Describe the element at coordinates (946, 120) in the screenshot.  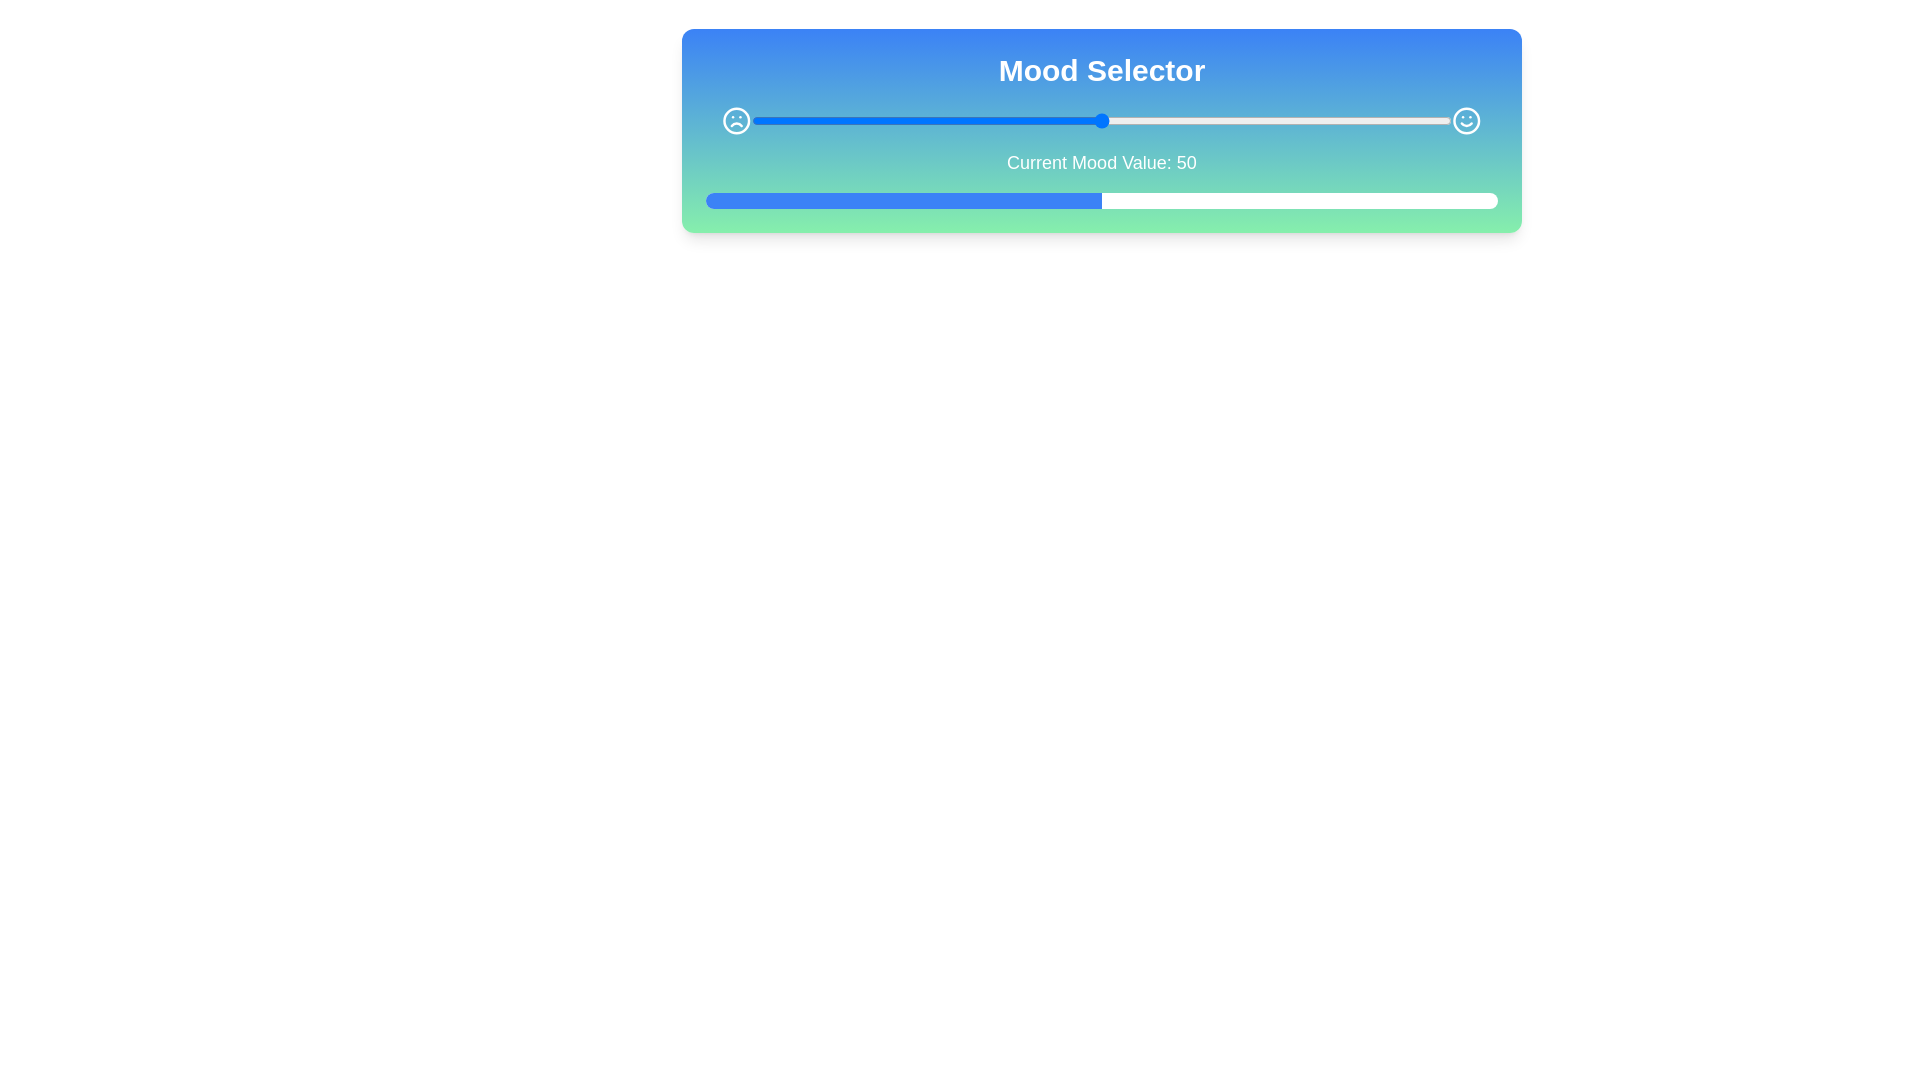
I see `the mood slider` at that location.